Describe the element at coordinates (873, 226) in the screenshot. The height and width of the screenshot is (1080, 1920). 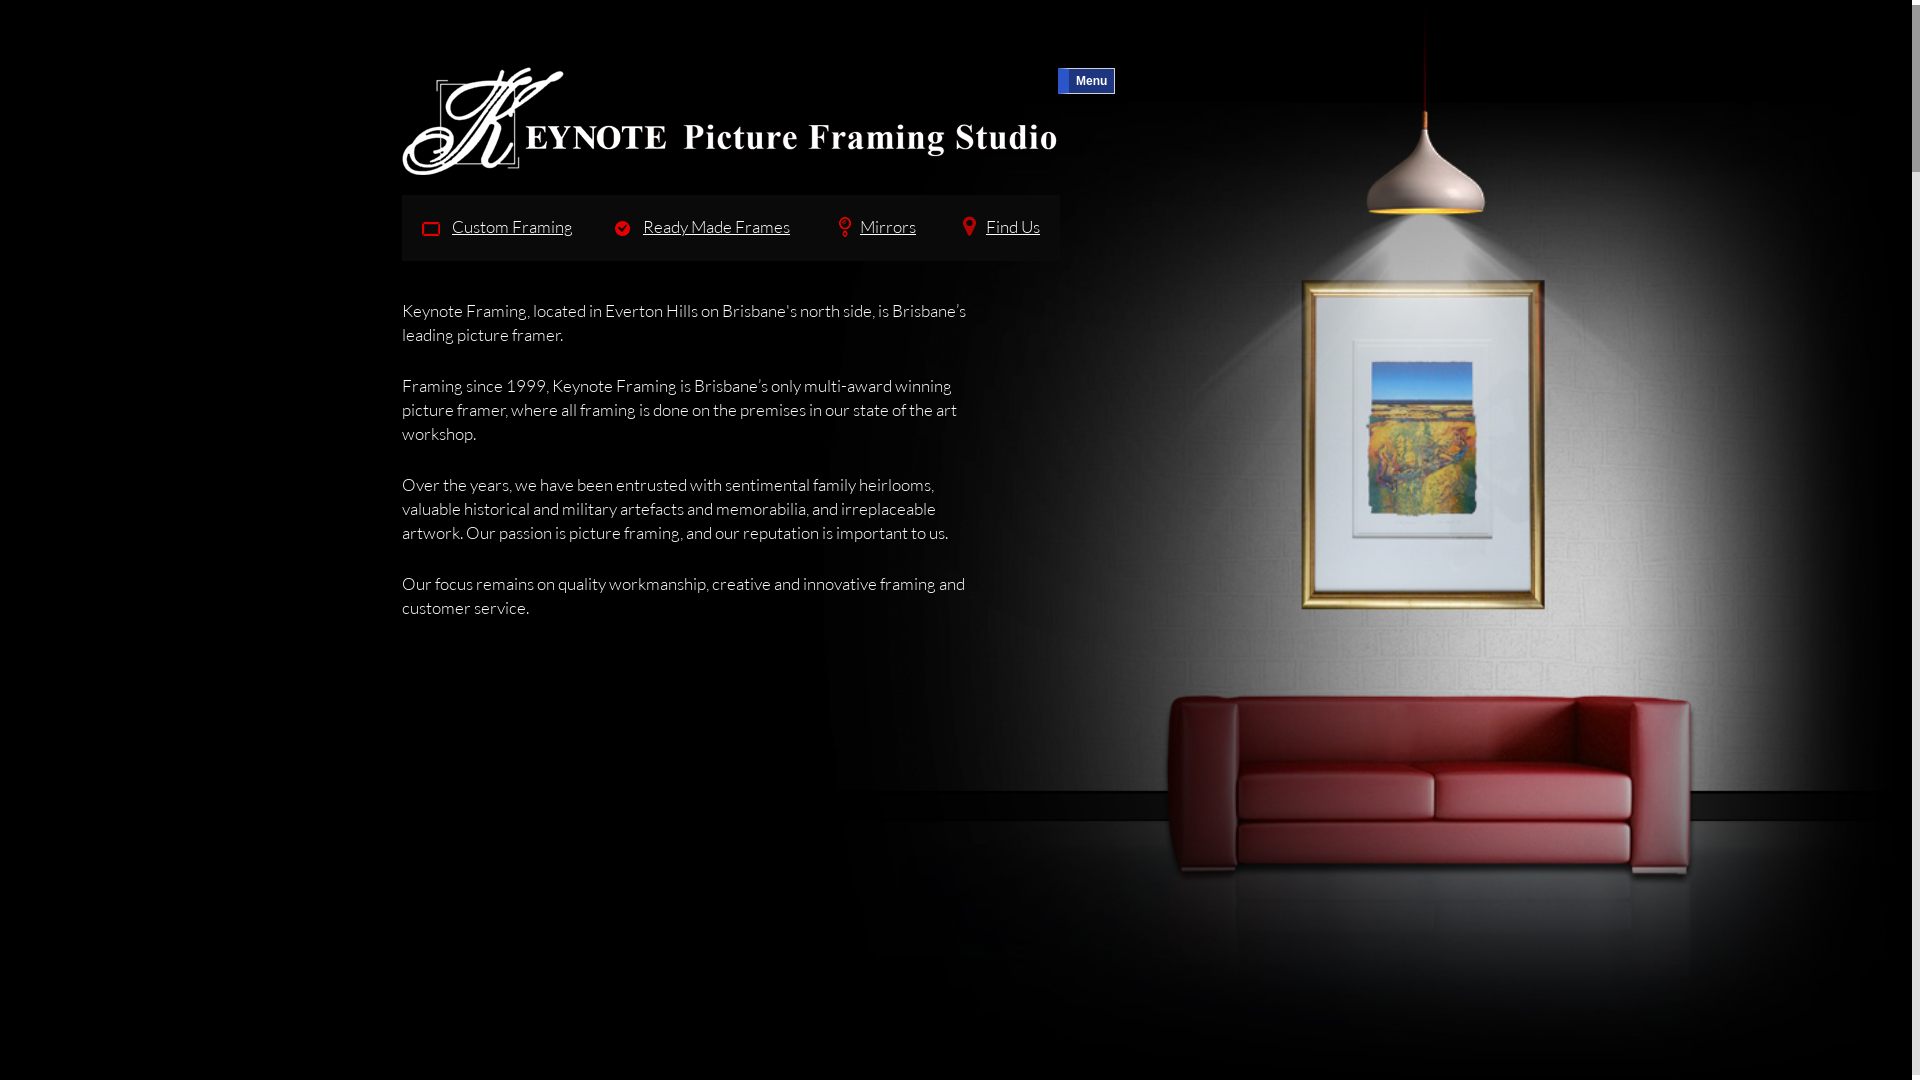
I see `'Mirrors'` at that location.